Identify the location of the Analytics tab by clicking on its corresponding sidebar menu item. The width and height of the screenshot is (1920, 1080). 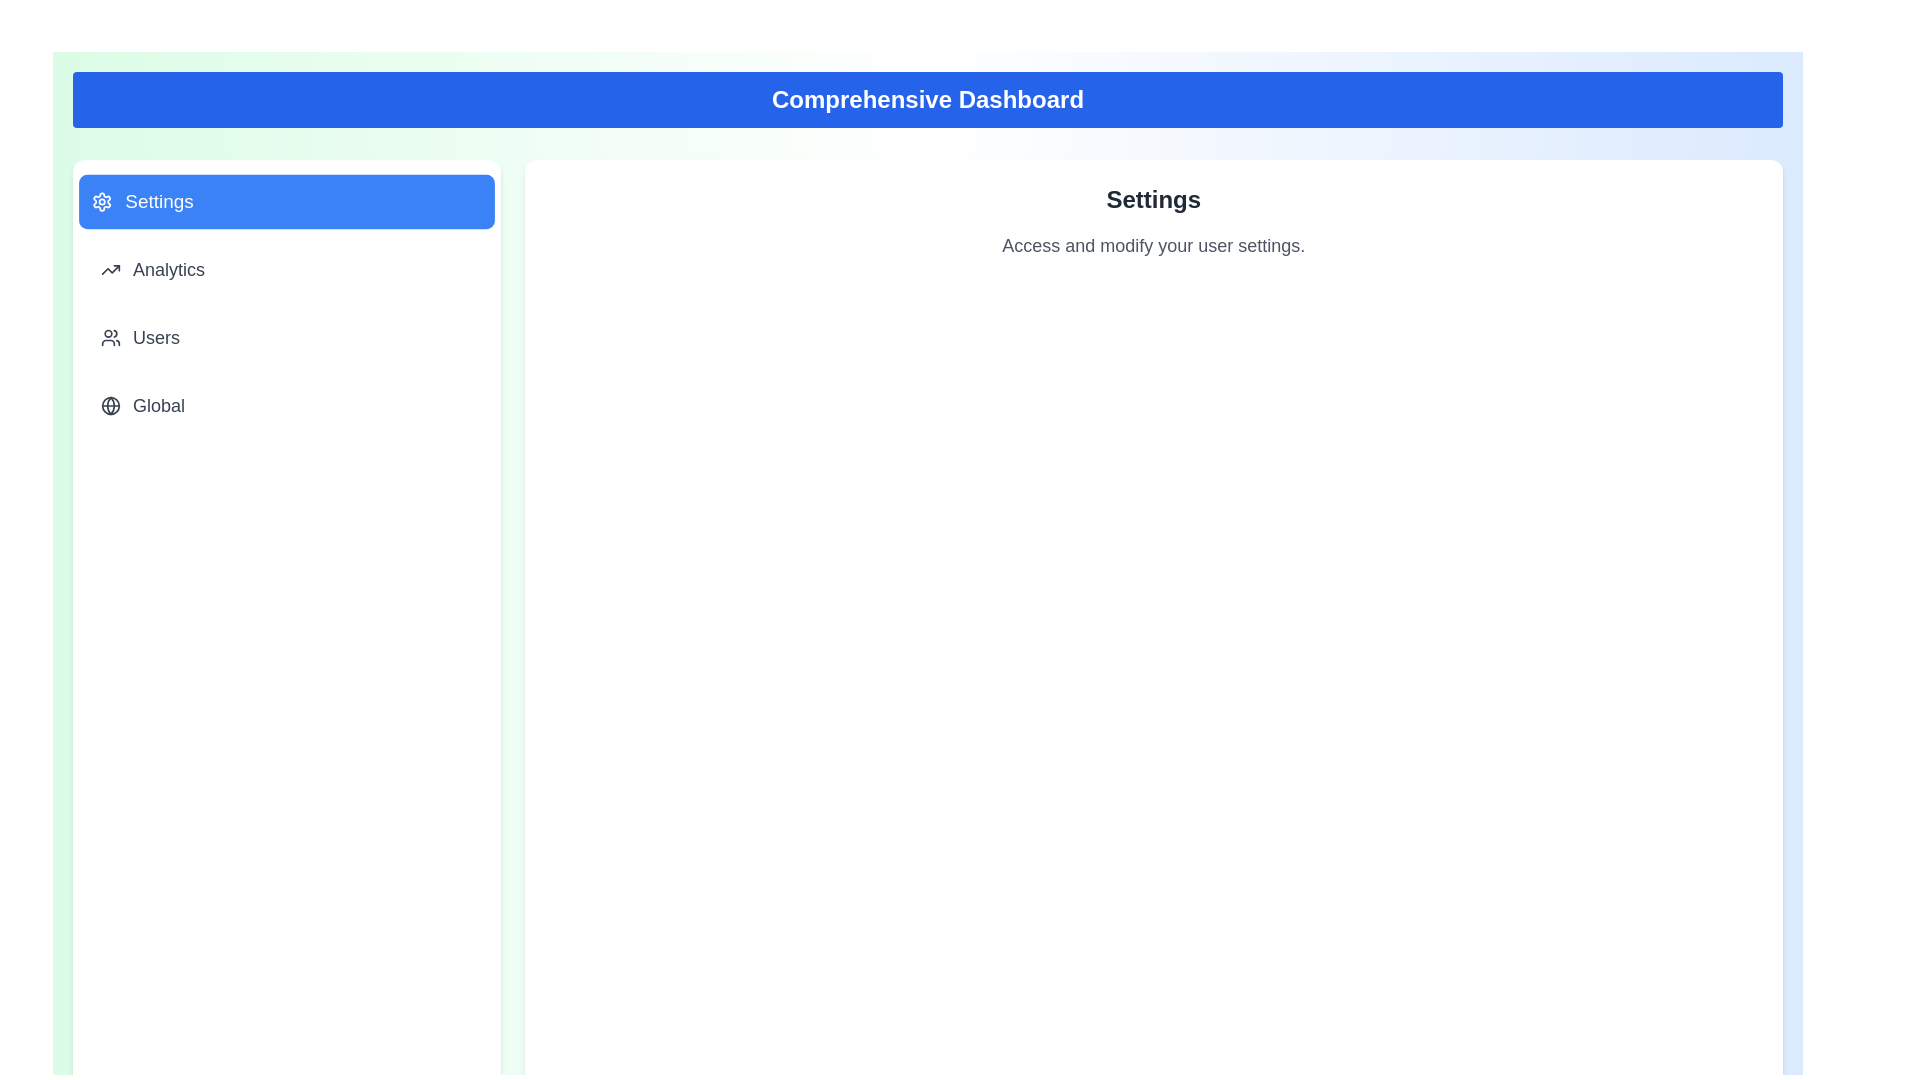
(285, 270).